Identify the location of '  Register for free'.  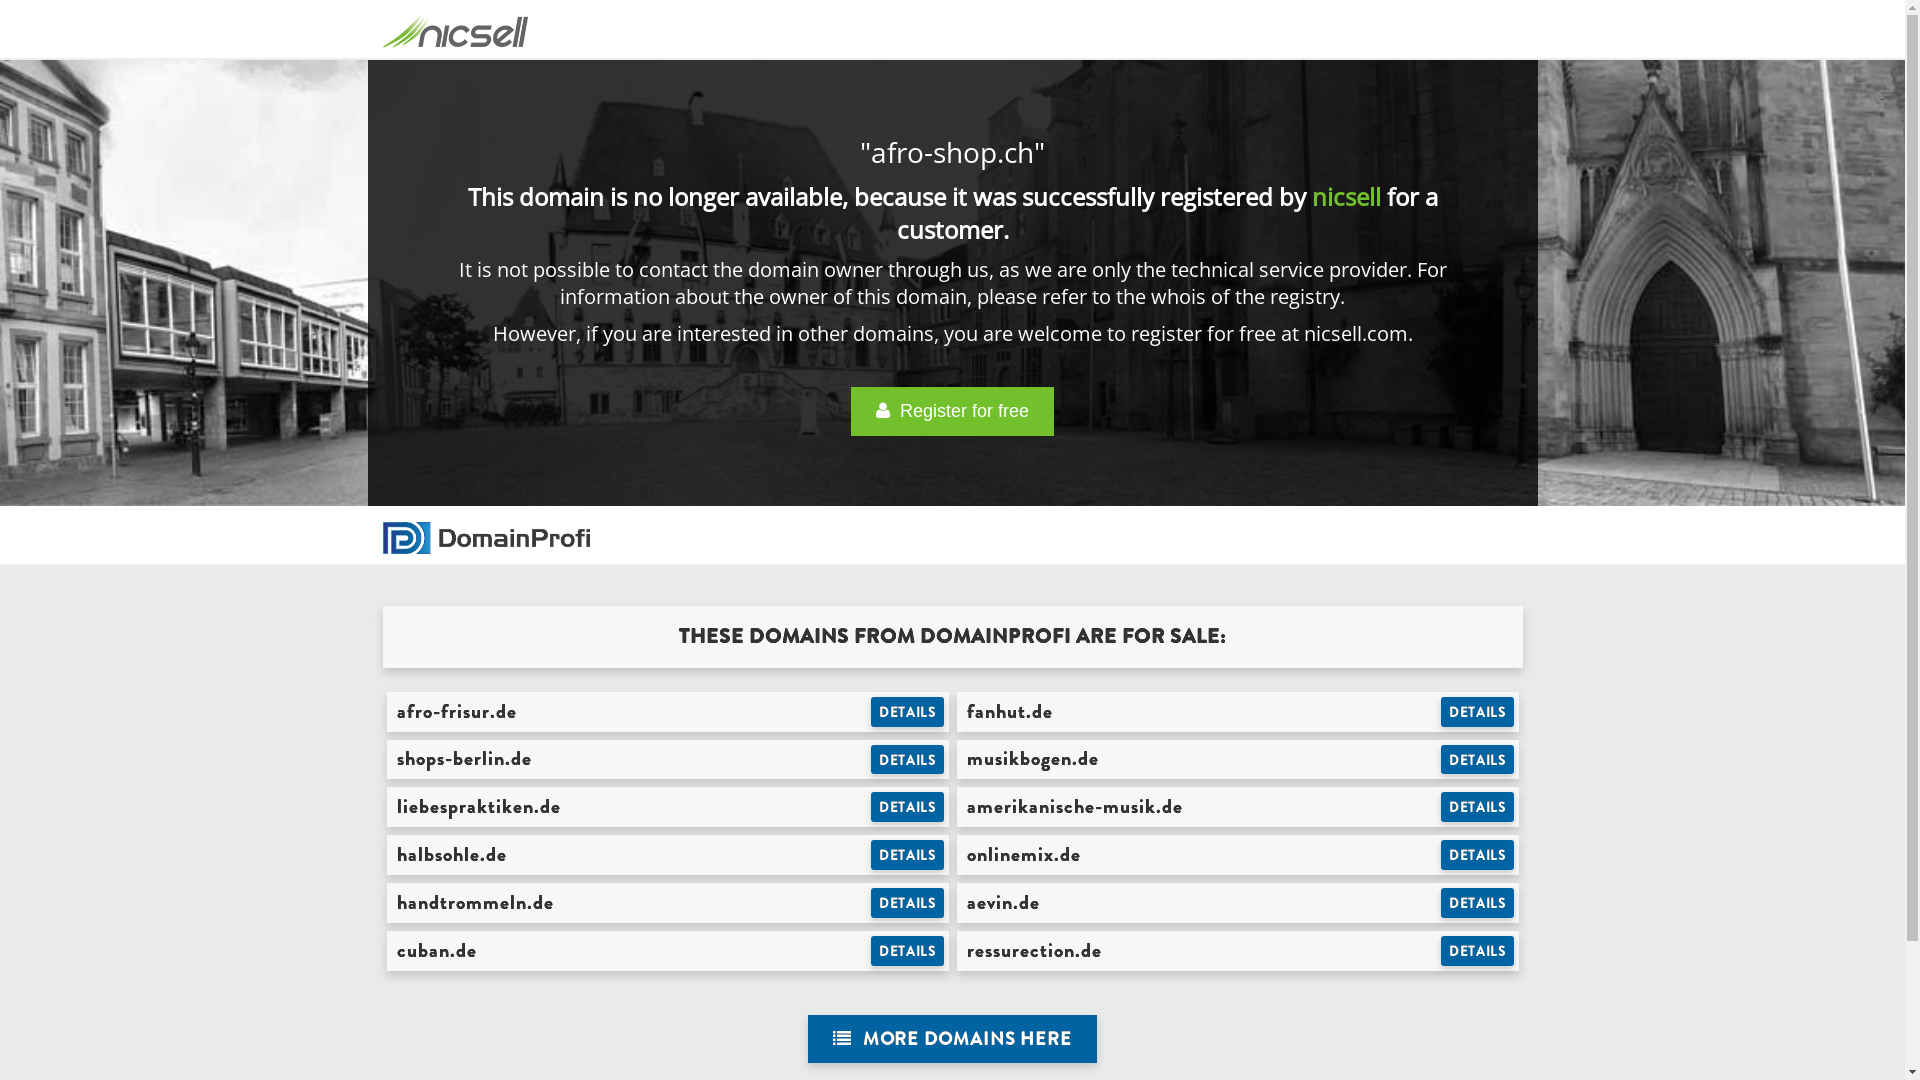
(951, 410).